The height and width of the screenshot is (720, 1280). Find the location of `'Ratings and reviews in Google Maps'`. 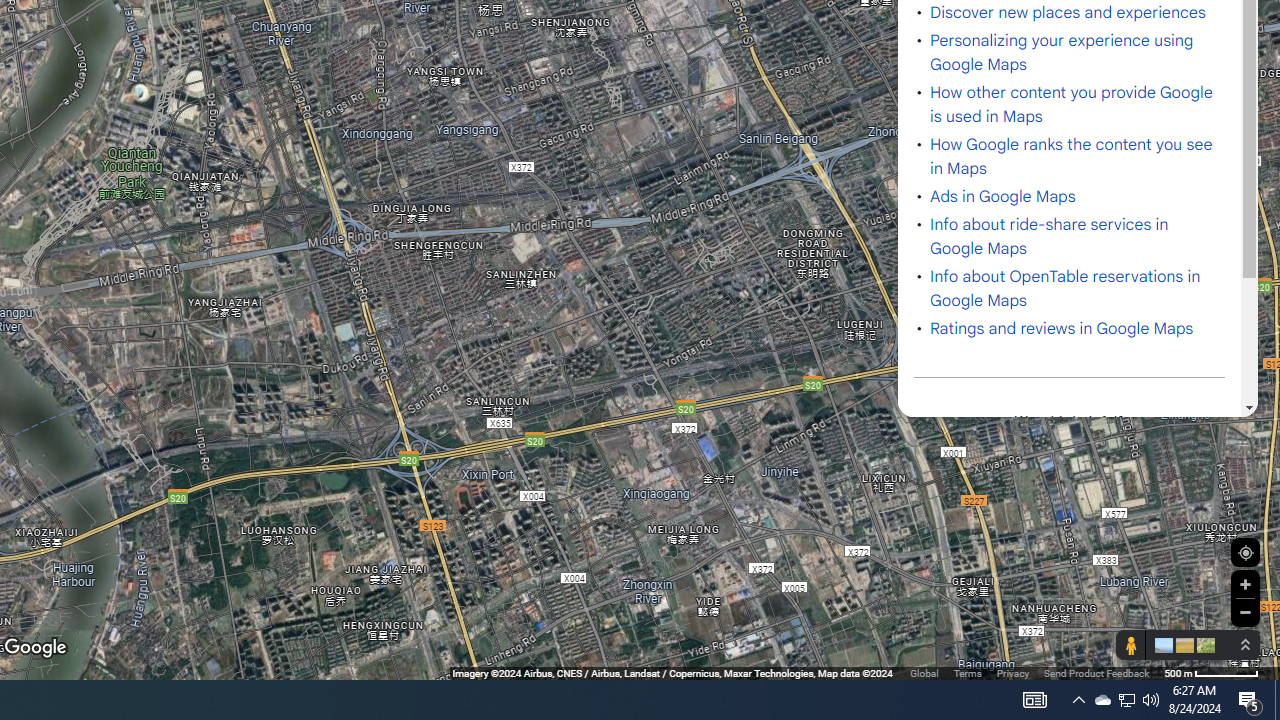

'Ratings and reviews in Google Maps' is located at coordinates (1061, 328).